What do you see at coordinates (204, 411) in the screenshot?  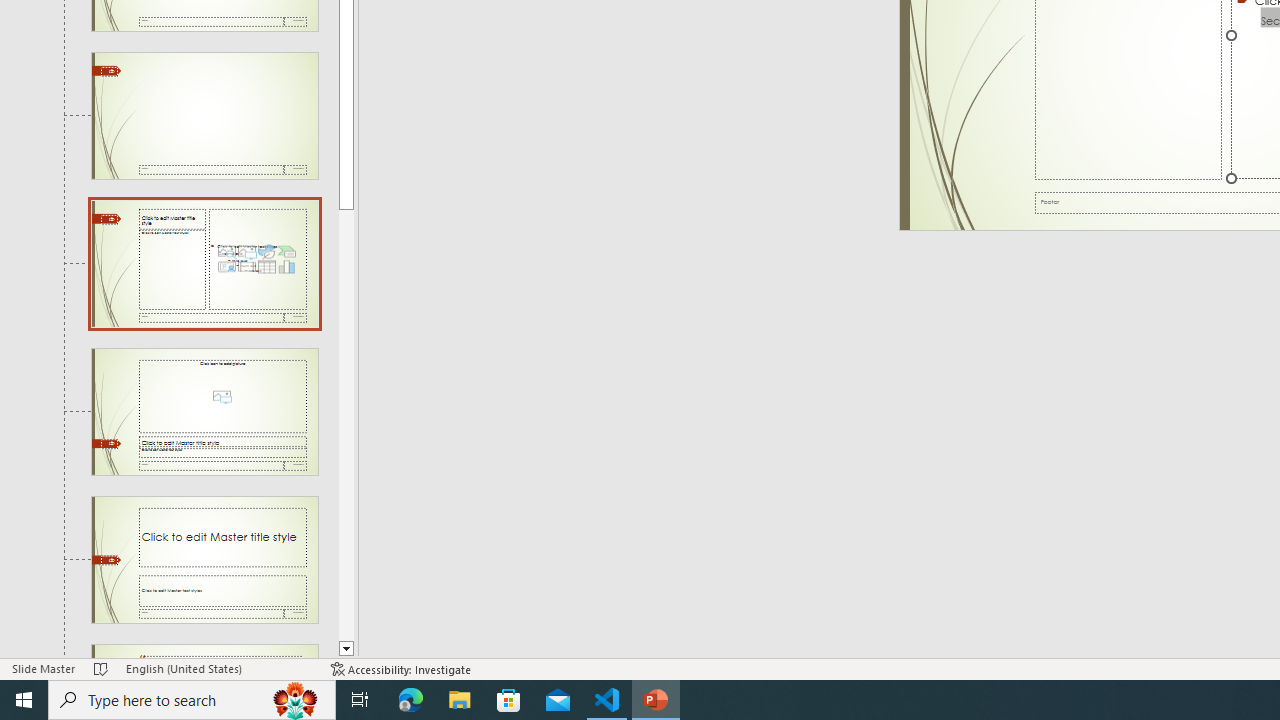 I see `'Slide Picture with Caption Layout: used by no slides'` at bounding box center [204, 411].